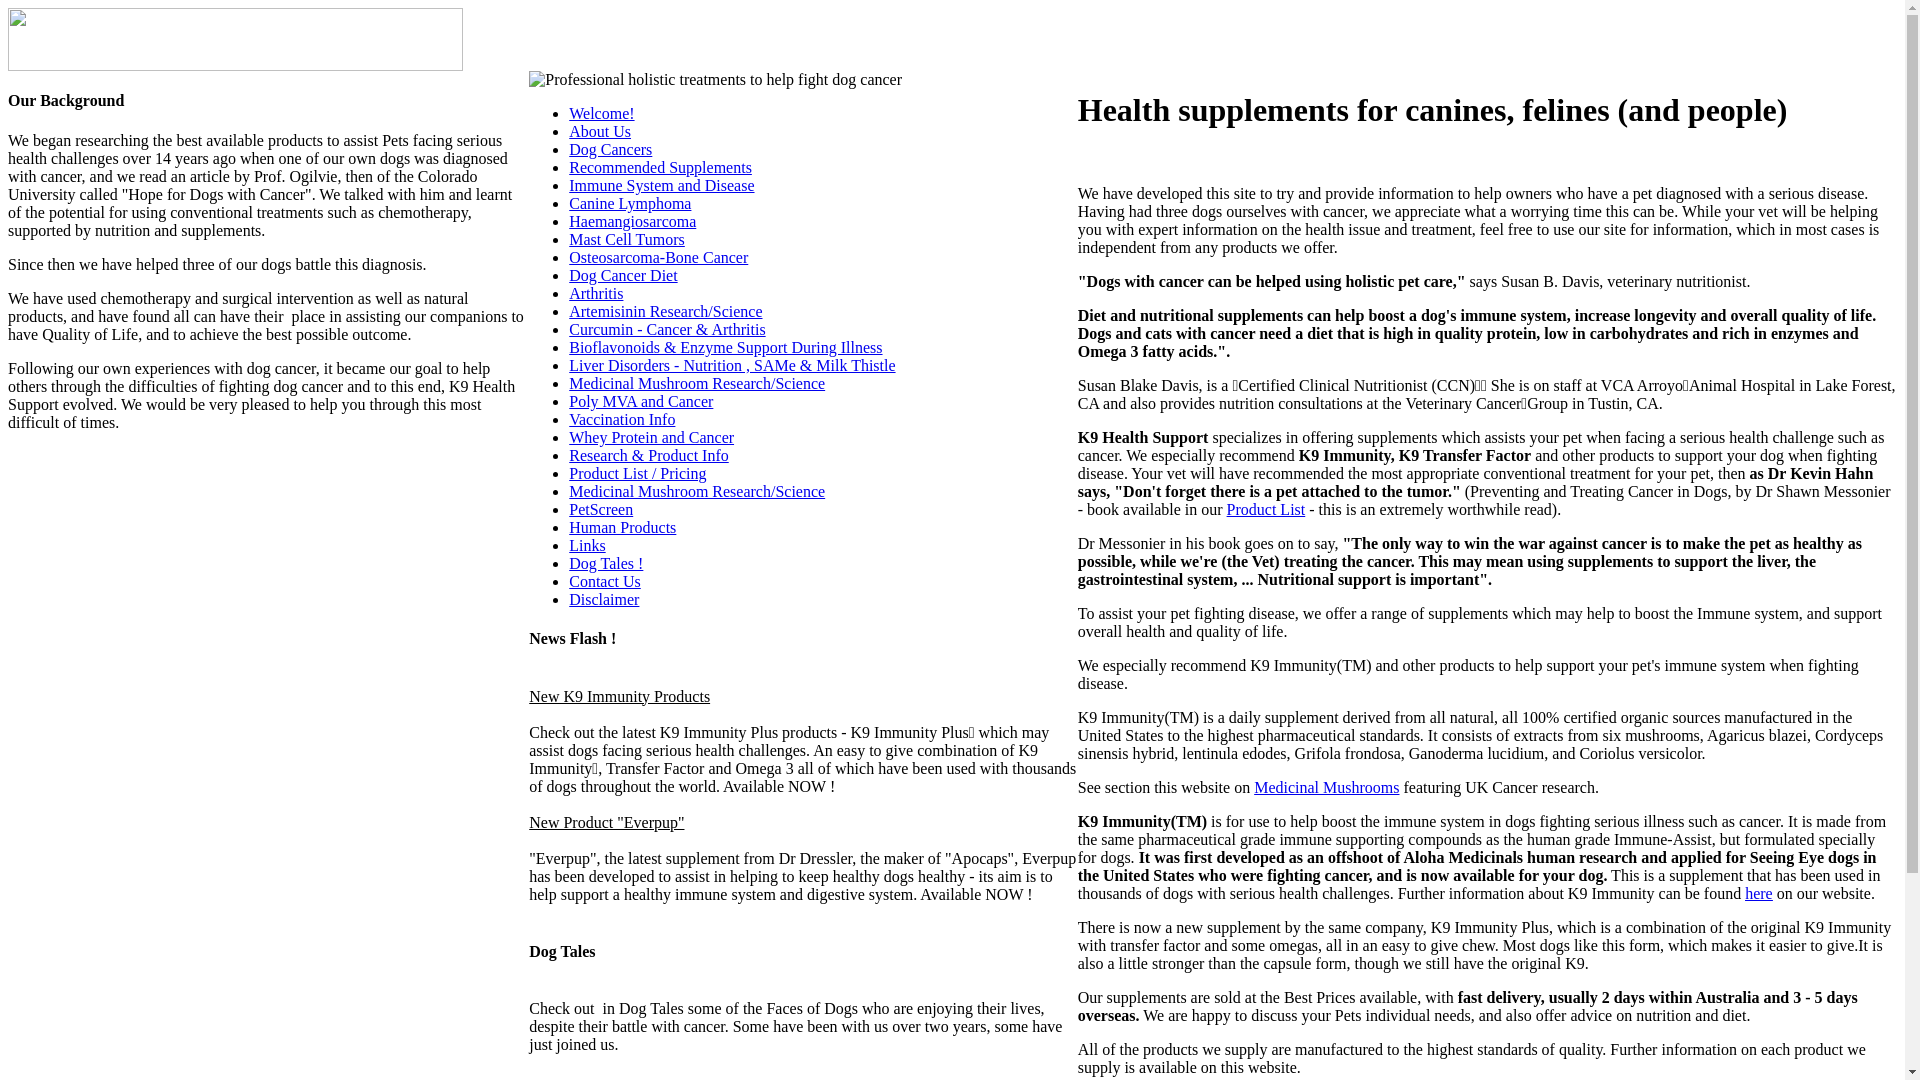 Image resolution: width=1920 pixels, height=1080 pixels. Describe the element at coordinates (568, 166) in the screenshot. I see `'Recommended Supplements'` at that location.